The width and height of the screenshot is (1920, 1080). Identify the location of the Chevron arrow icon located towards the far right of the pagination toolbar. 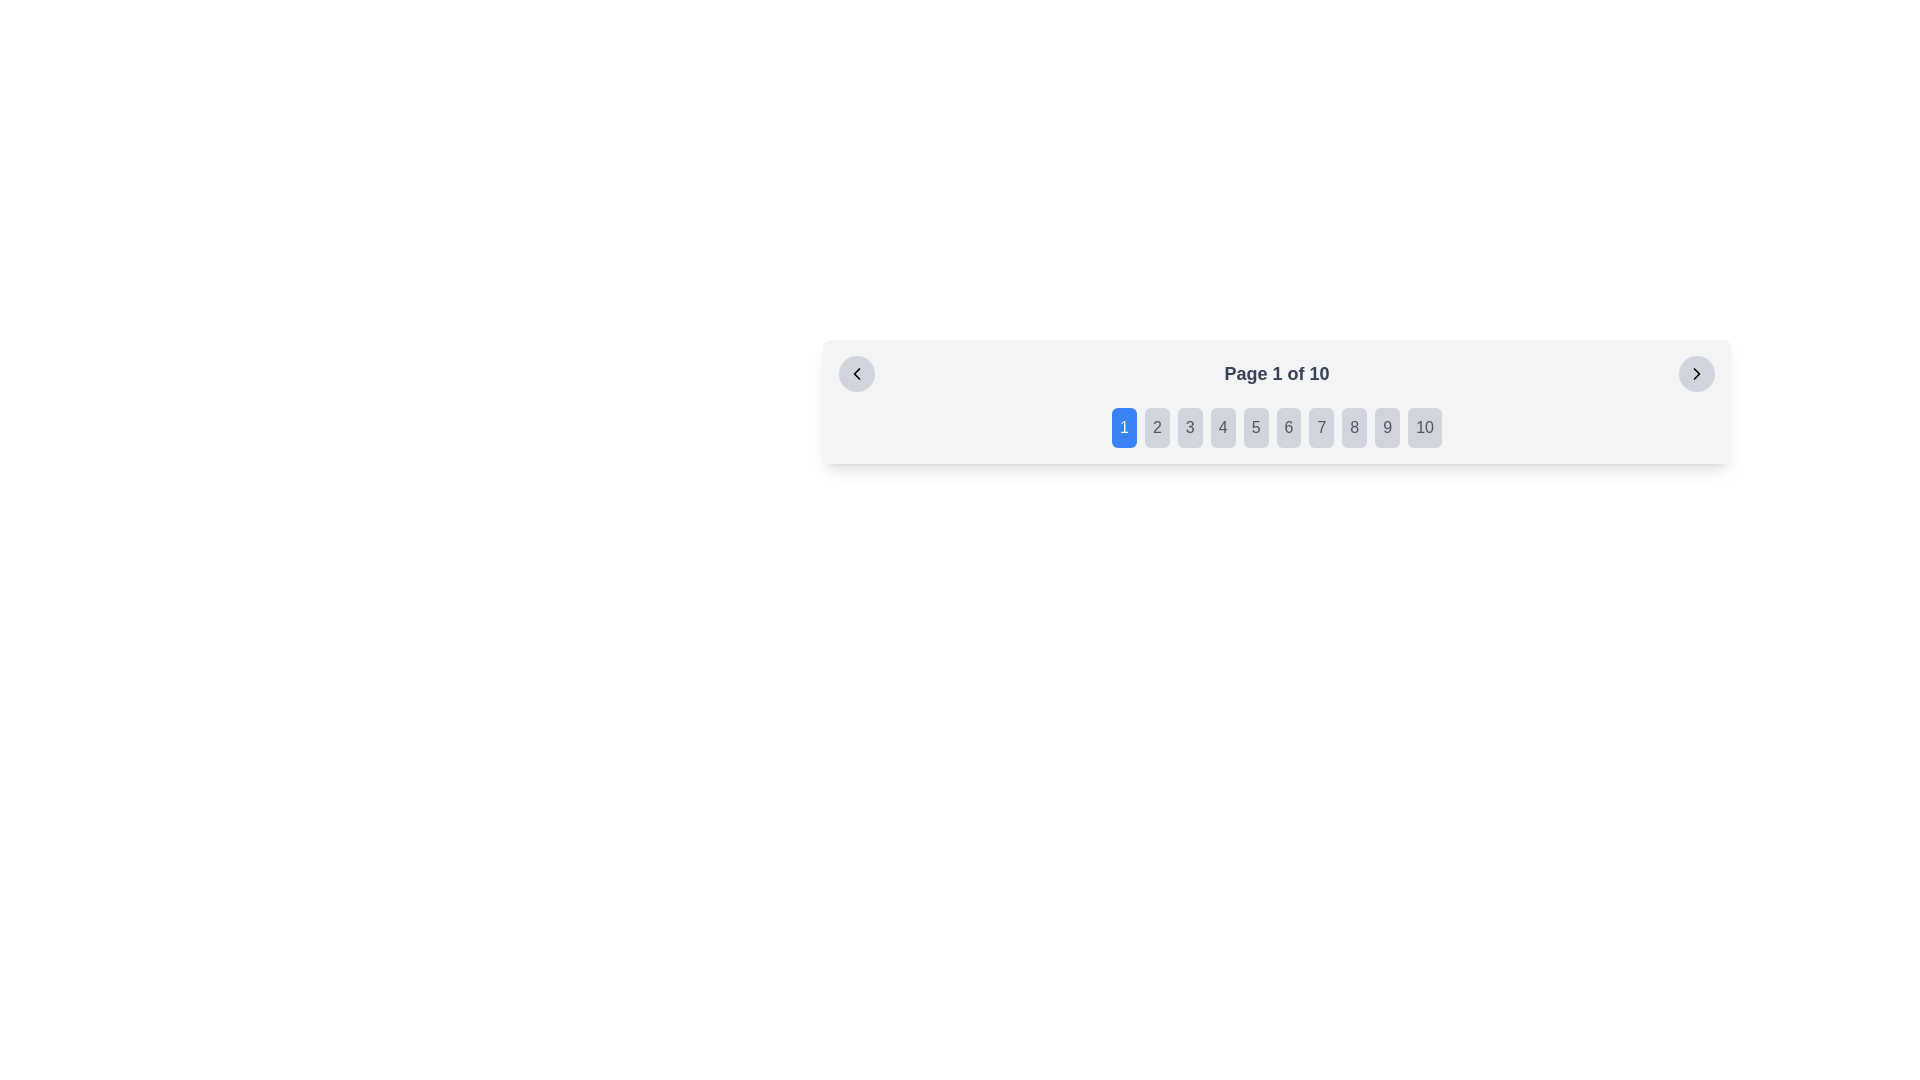
(1695, 374).